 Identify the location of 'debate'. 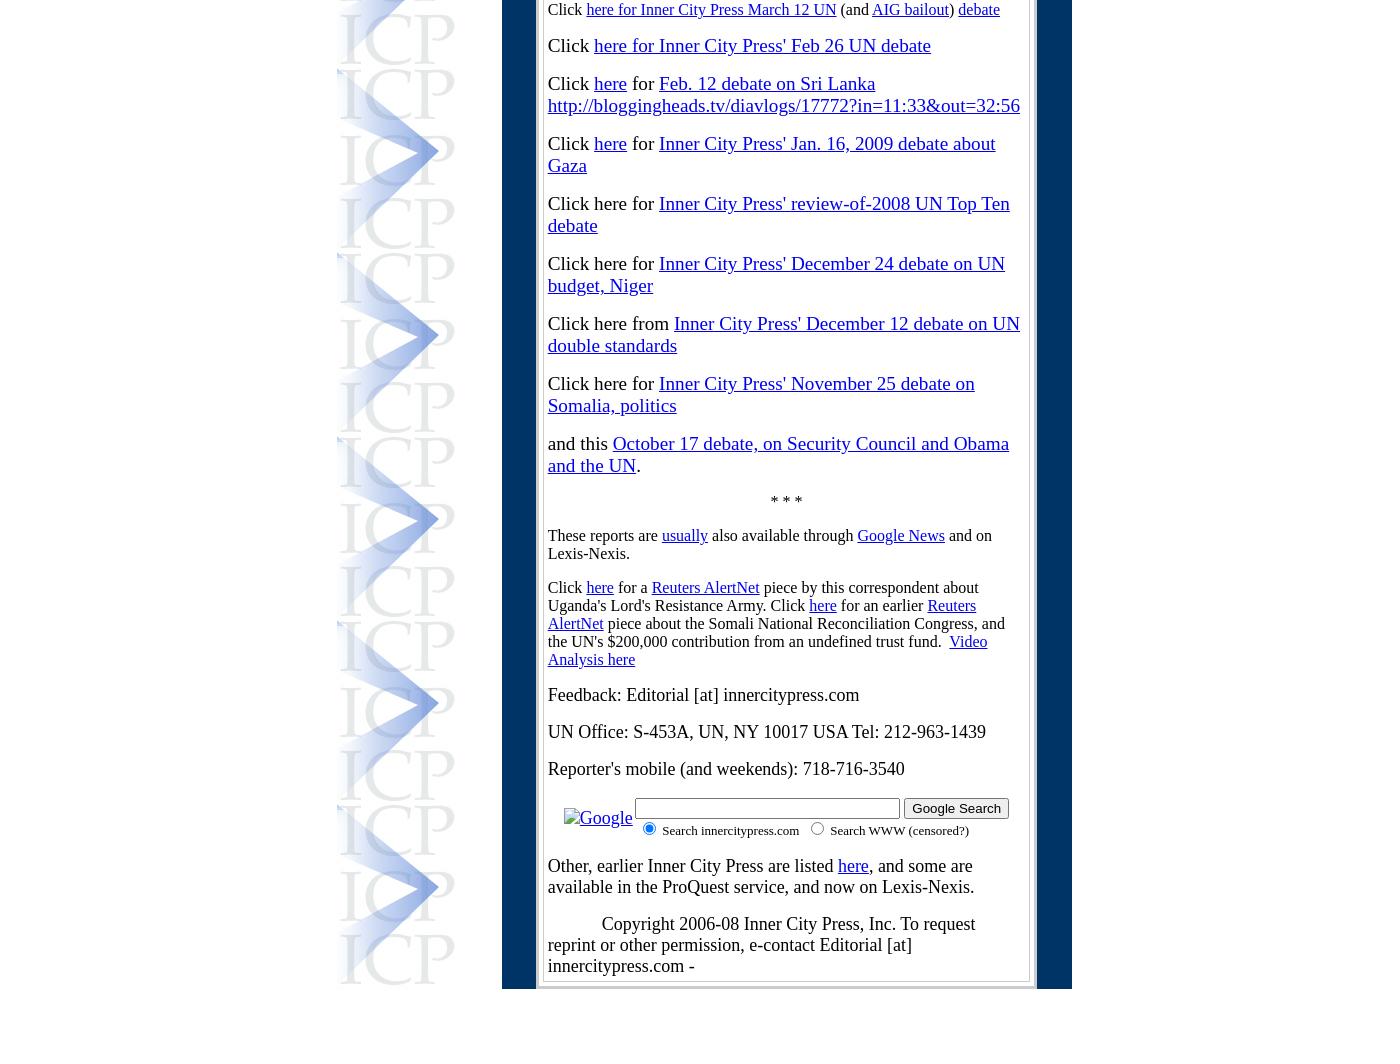
(958, 9).